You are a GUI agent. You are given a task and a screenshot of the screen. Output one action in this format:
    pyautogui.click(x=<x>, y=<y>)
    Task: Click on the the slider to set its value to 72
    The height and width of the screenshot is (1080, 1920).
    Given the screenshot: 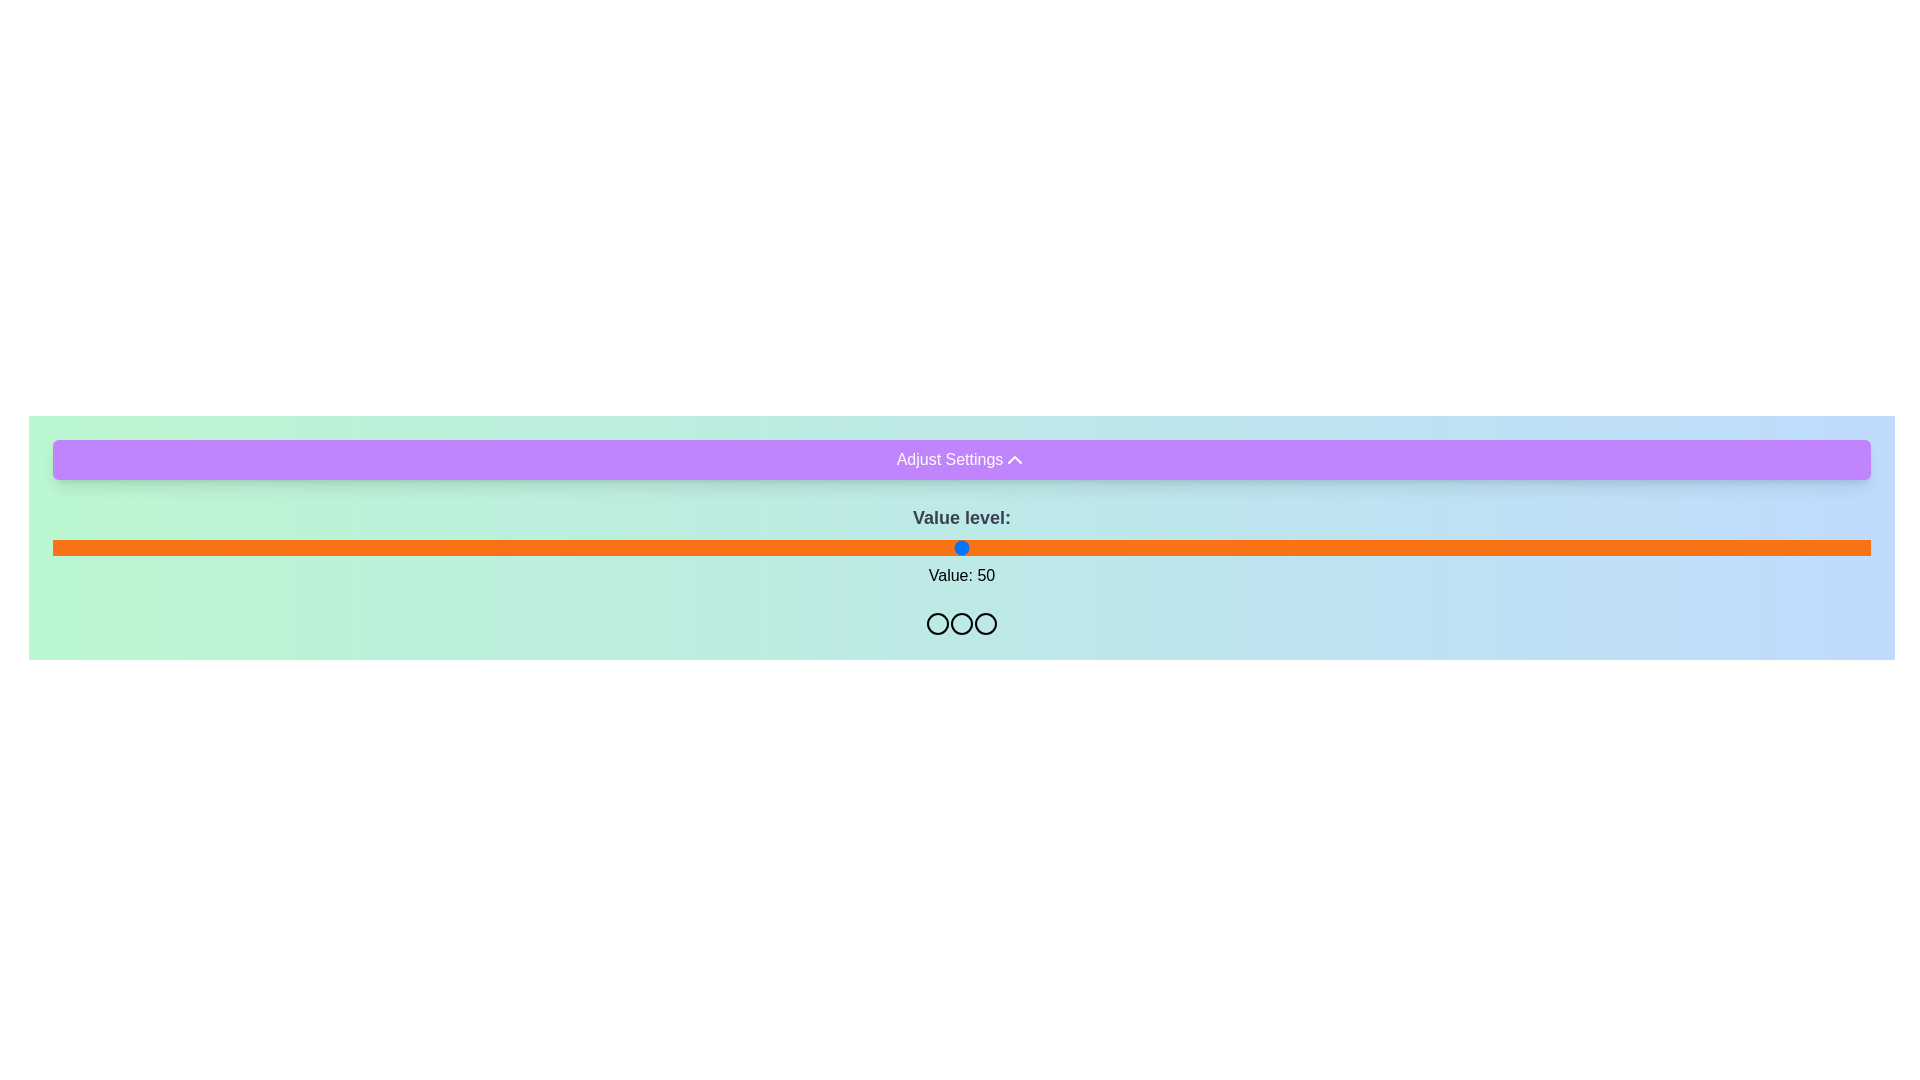 What is the action you would take?
    pyautogui.click(x=1361, y=547)
    